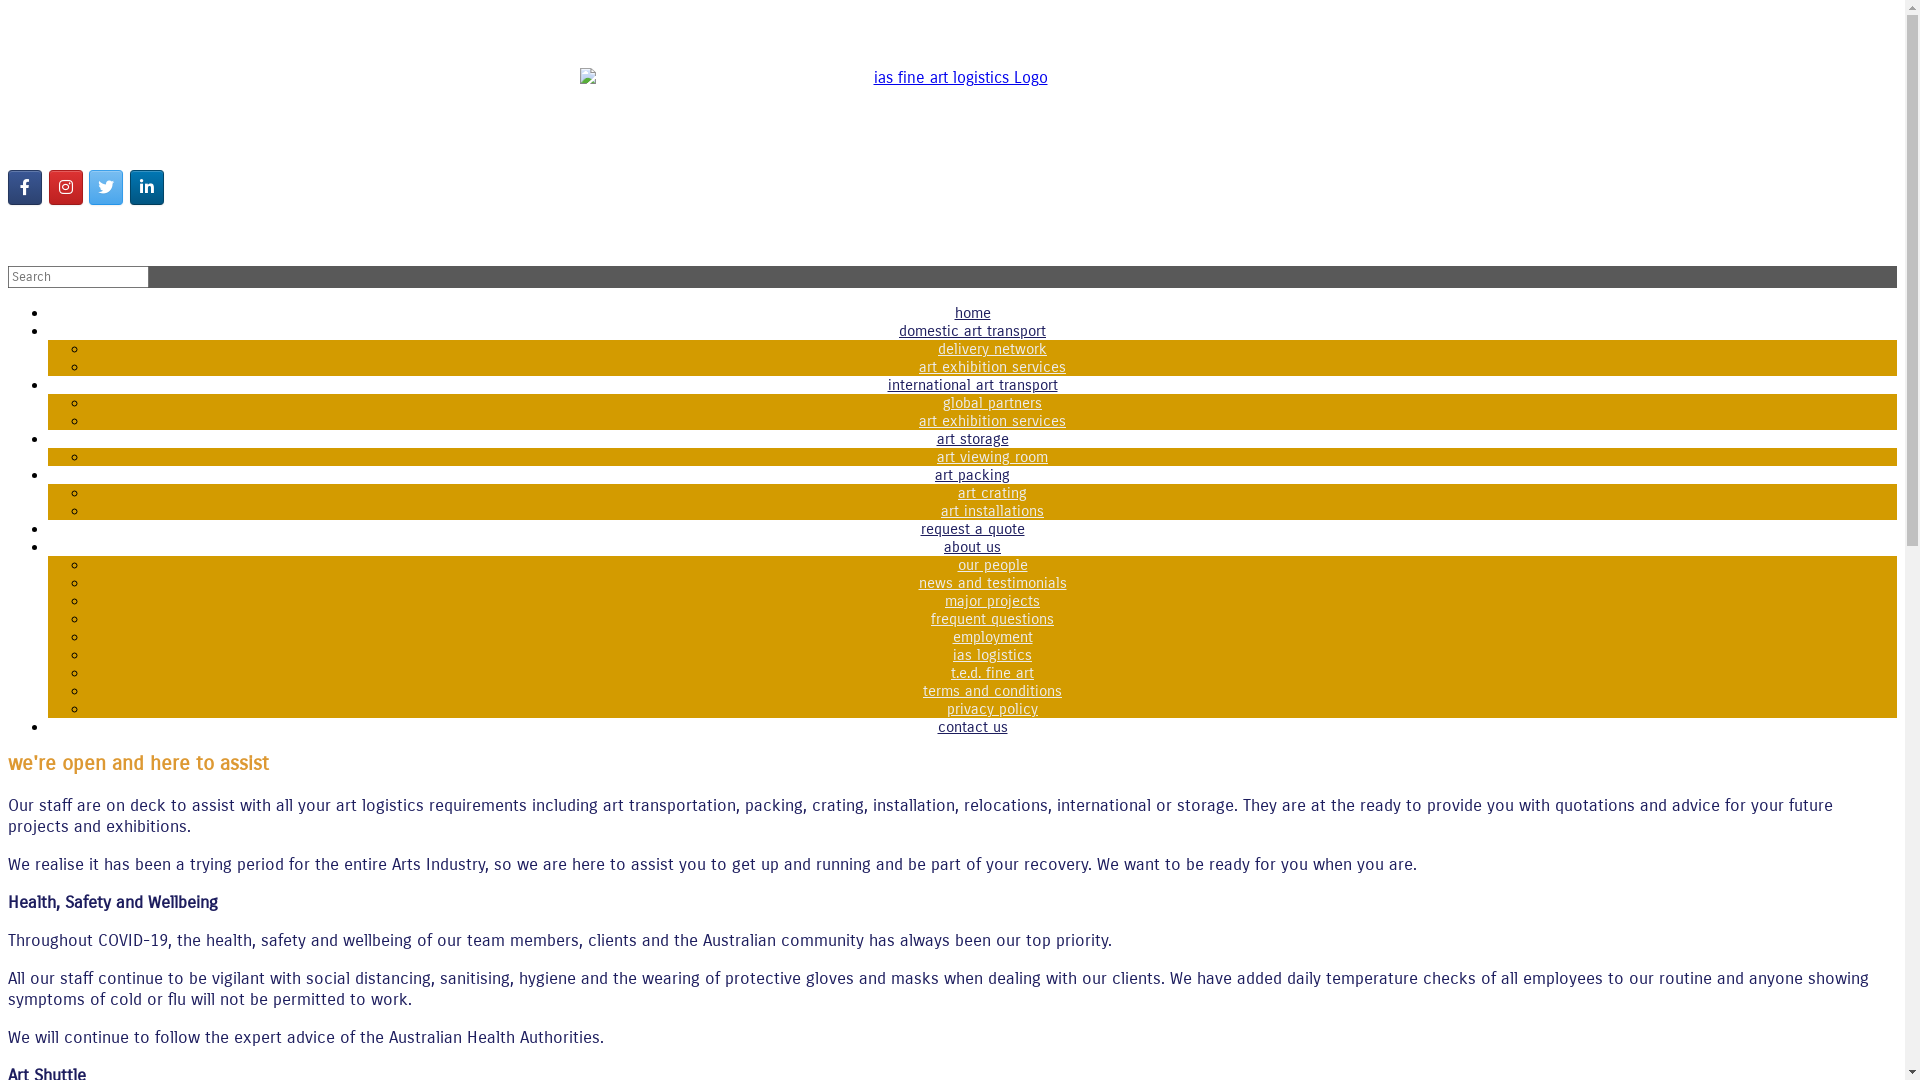  Describe the element at coordinates (992, 582) in the screenshot. I see `'news and testimonials'` at that location.